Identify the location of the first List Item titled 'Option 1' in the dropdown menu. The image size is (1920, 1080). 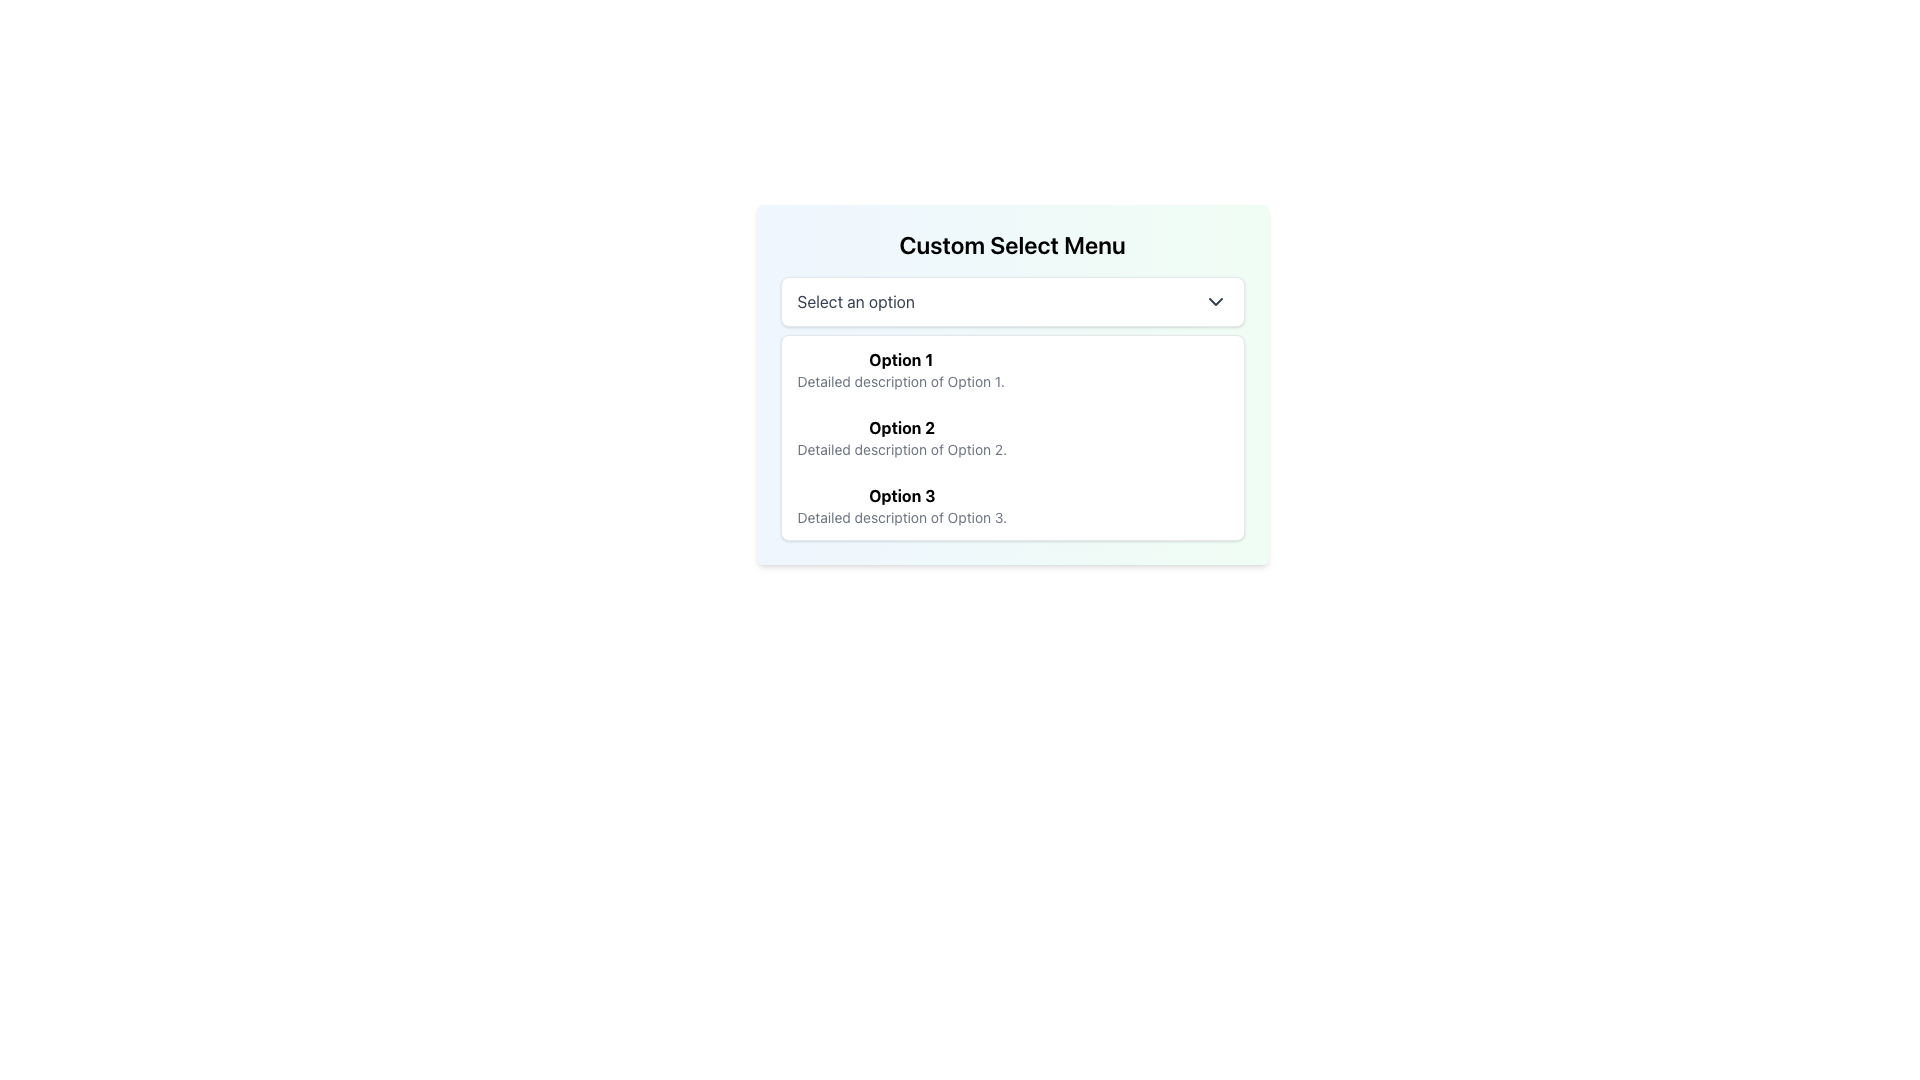
(900, 370).